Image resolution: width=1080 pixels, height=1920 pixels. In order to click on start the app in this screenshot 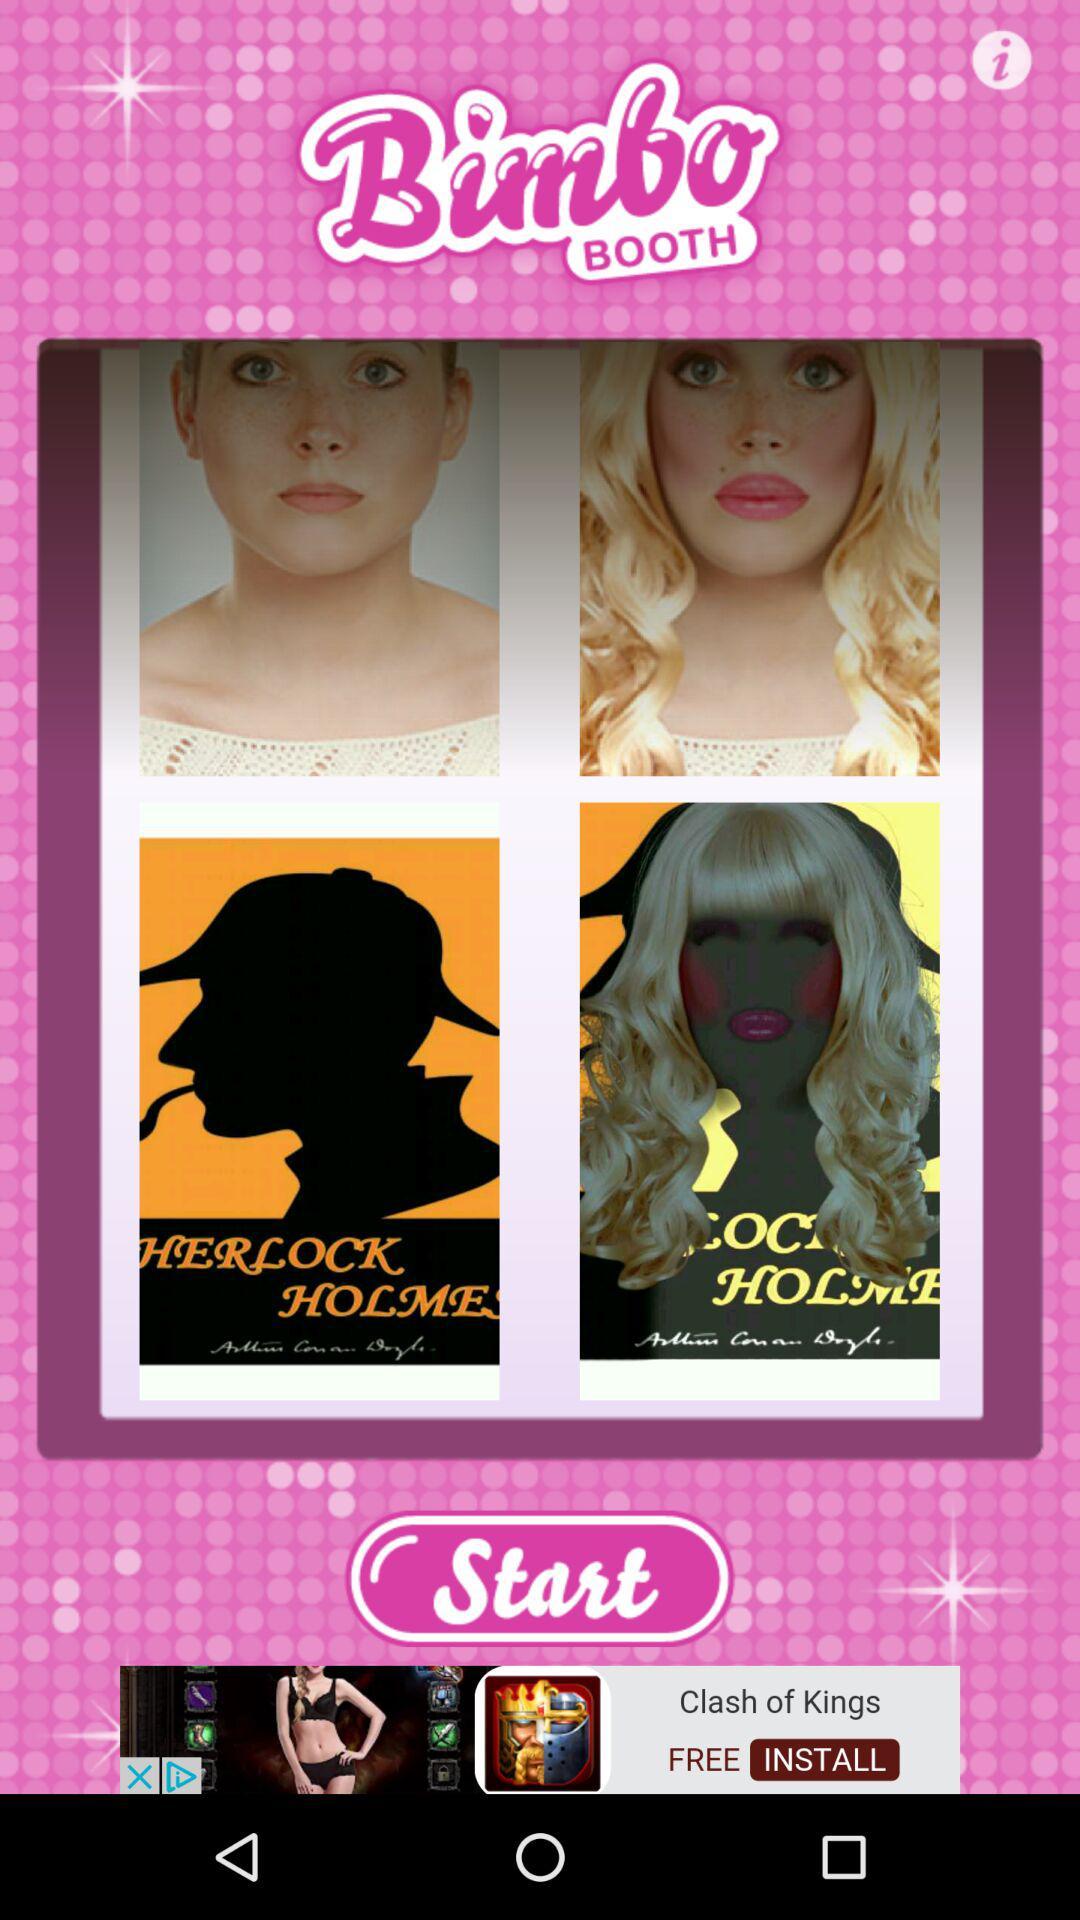, I will do `click(538, 1577)`.